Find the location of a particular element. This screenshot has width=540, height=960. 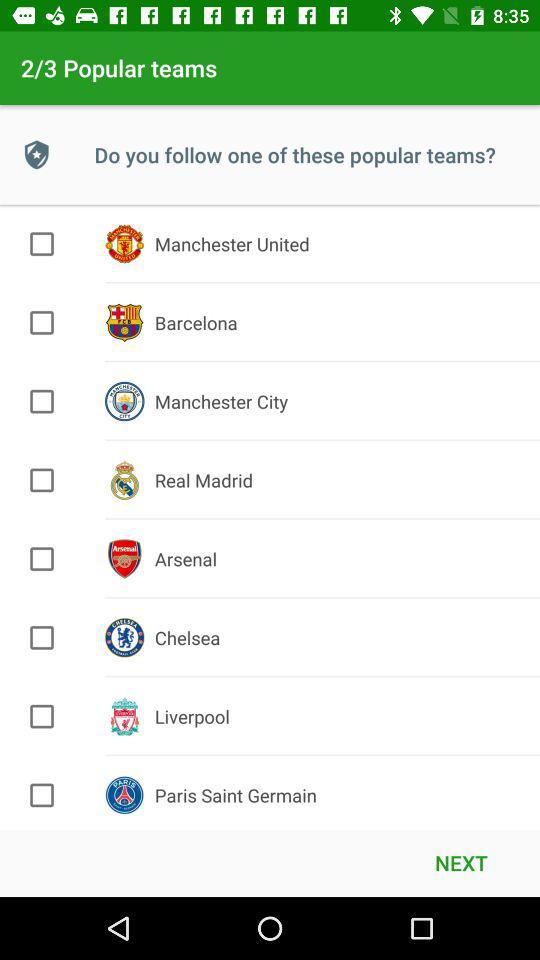

team selection is located at coordinates (42, 795).